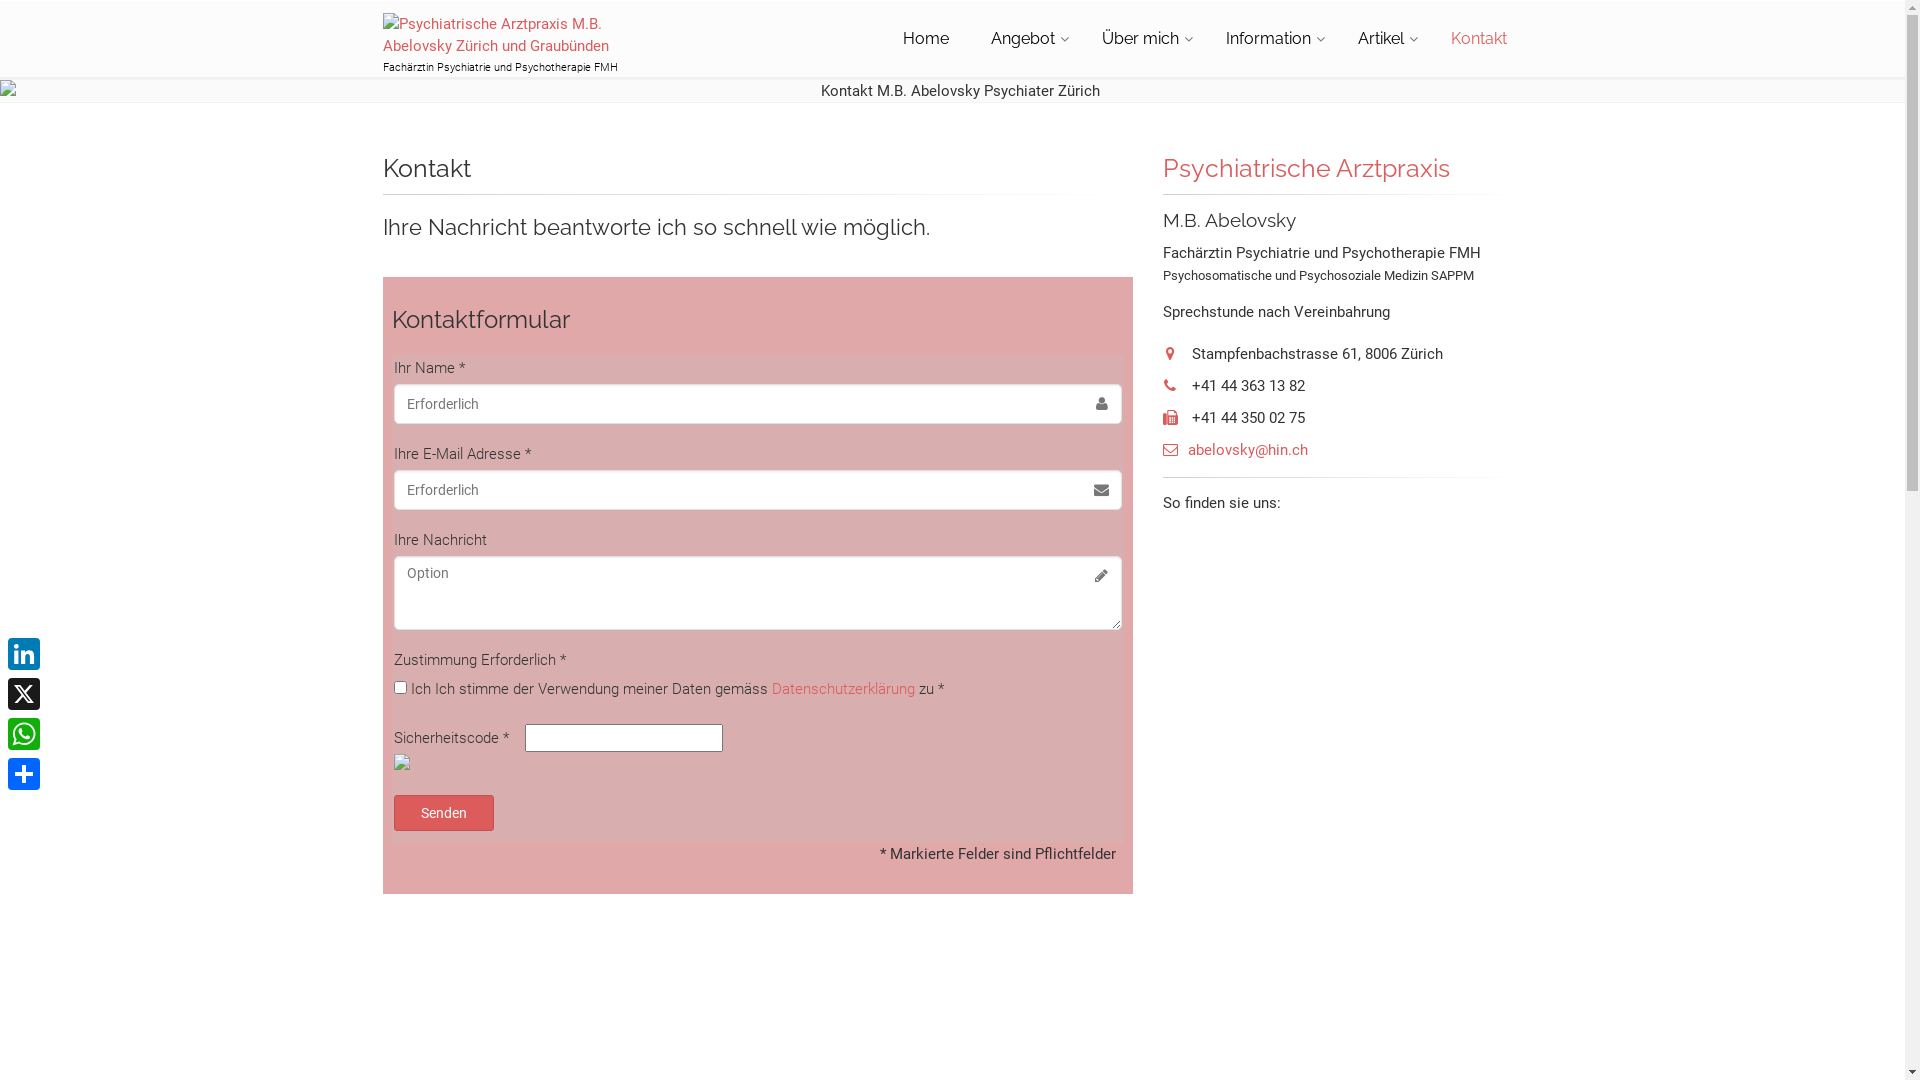 Image resolution: width=1920 pixels, height=1080 pixels. What do you see at coordinates (1478, 38) in the screenshot?
I see `'Kontakt'` at bounding box center [1478, 38].